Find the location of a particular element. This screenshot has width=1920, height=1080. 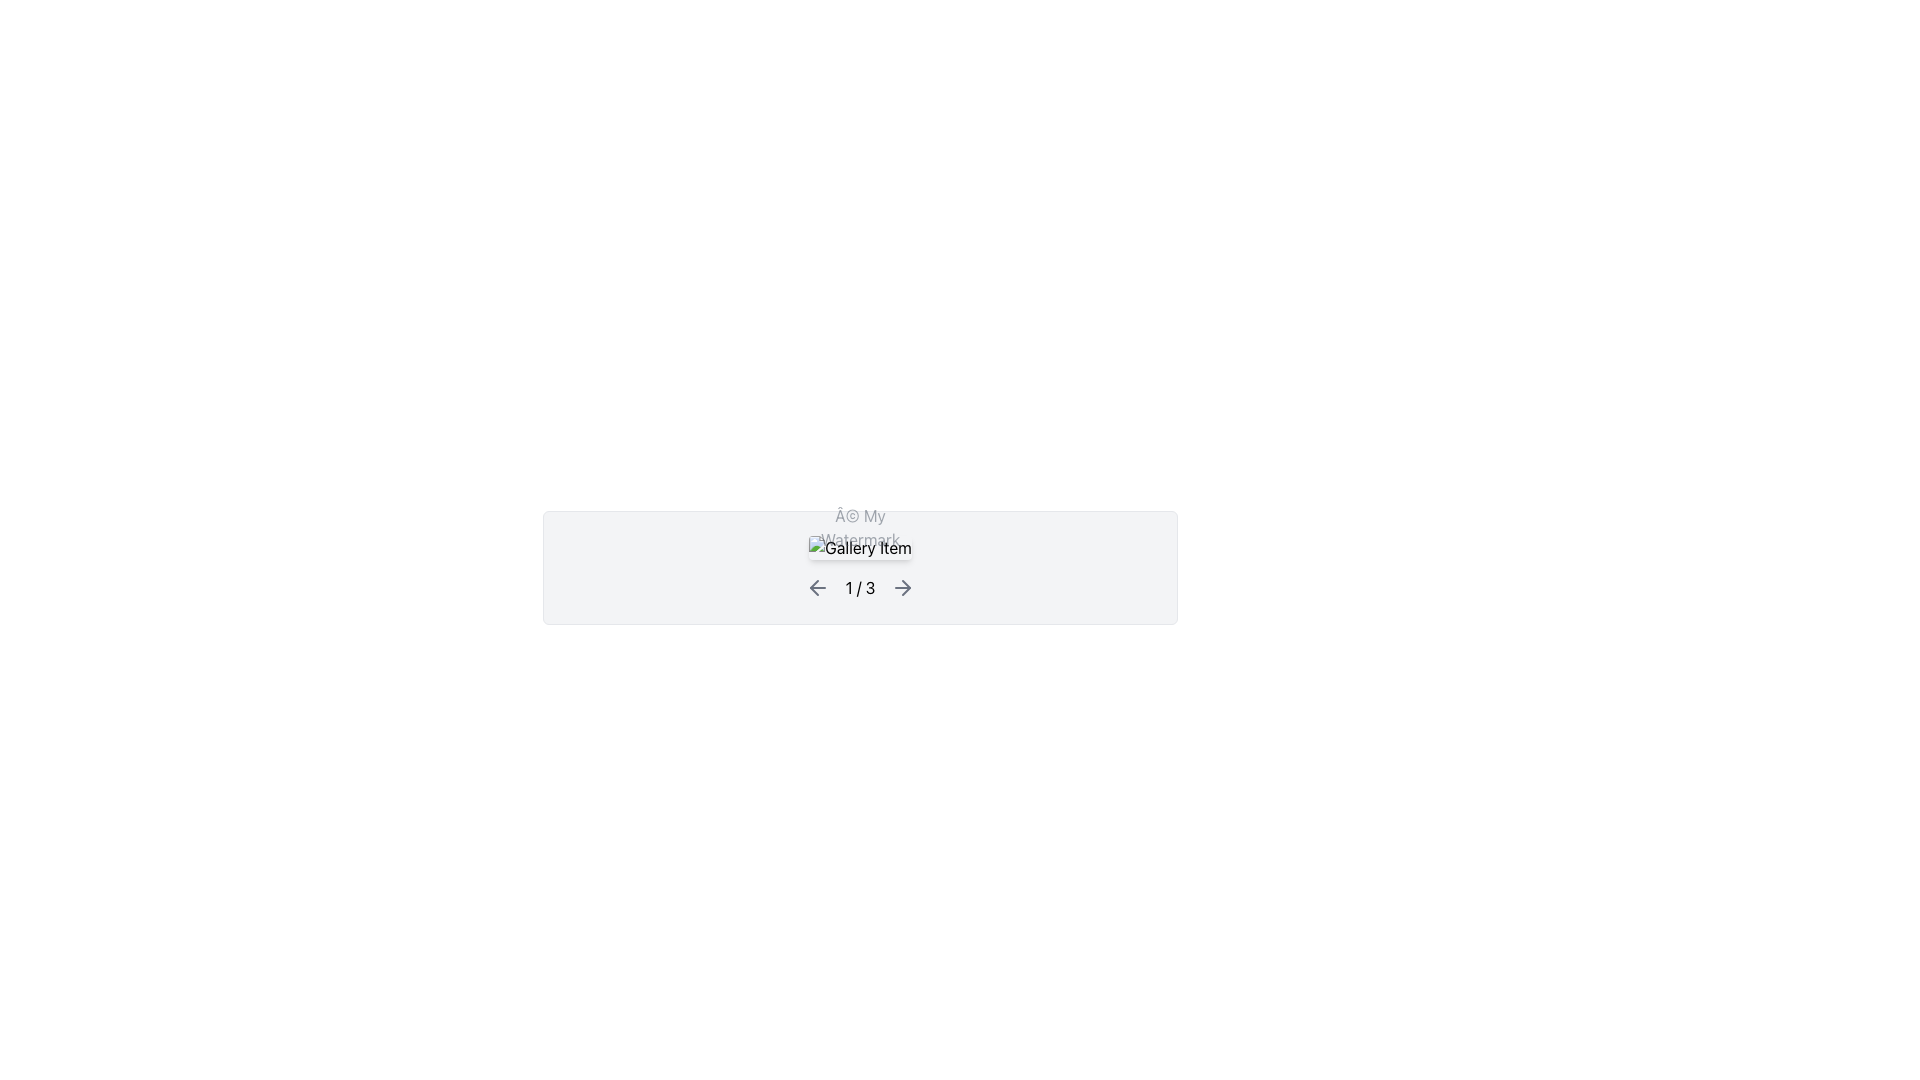

text displayed in the navigation component located at the bottom center of the gray-background rectangular card, between the left and right arrow icons is located at coordinates (860, 586).